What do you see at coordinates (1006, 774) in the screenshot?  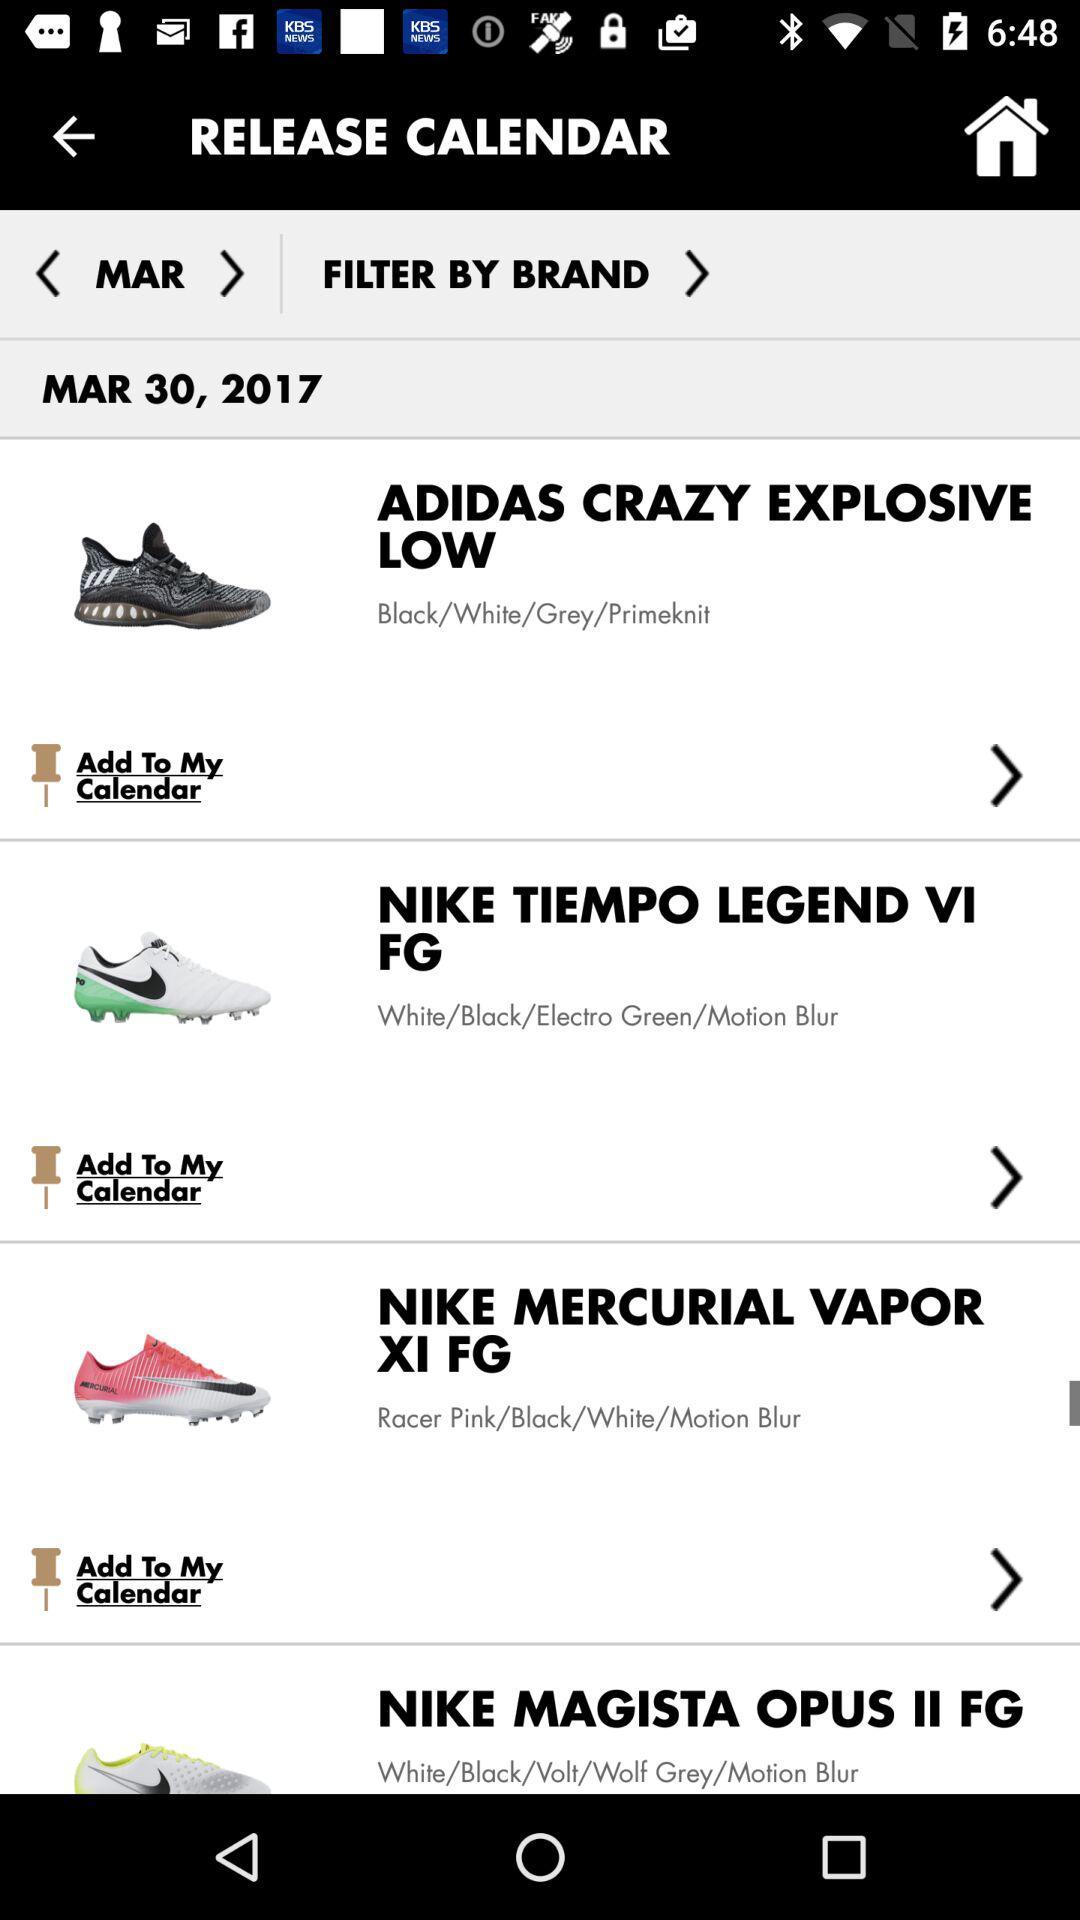 I see `item next to add to my icon` at bounding box center [1006, 774].